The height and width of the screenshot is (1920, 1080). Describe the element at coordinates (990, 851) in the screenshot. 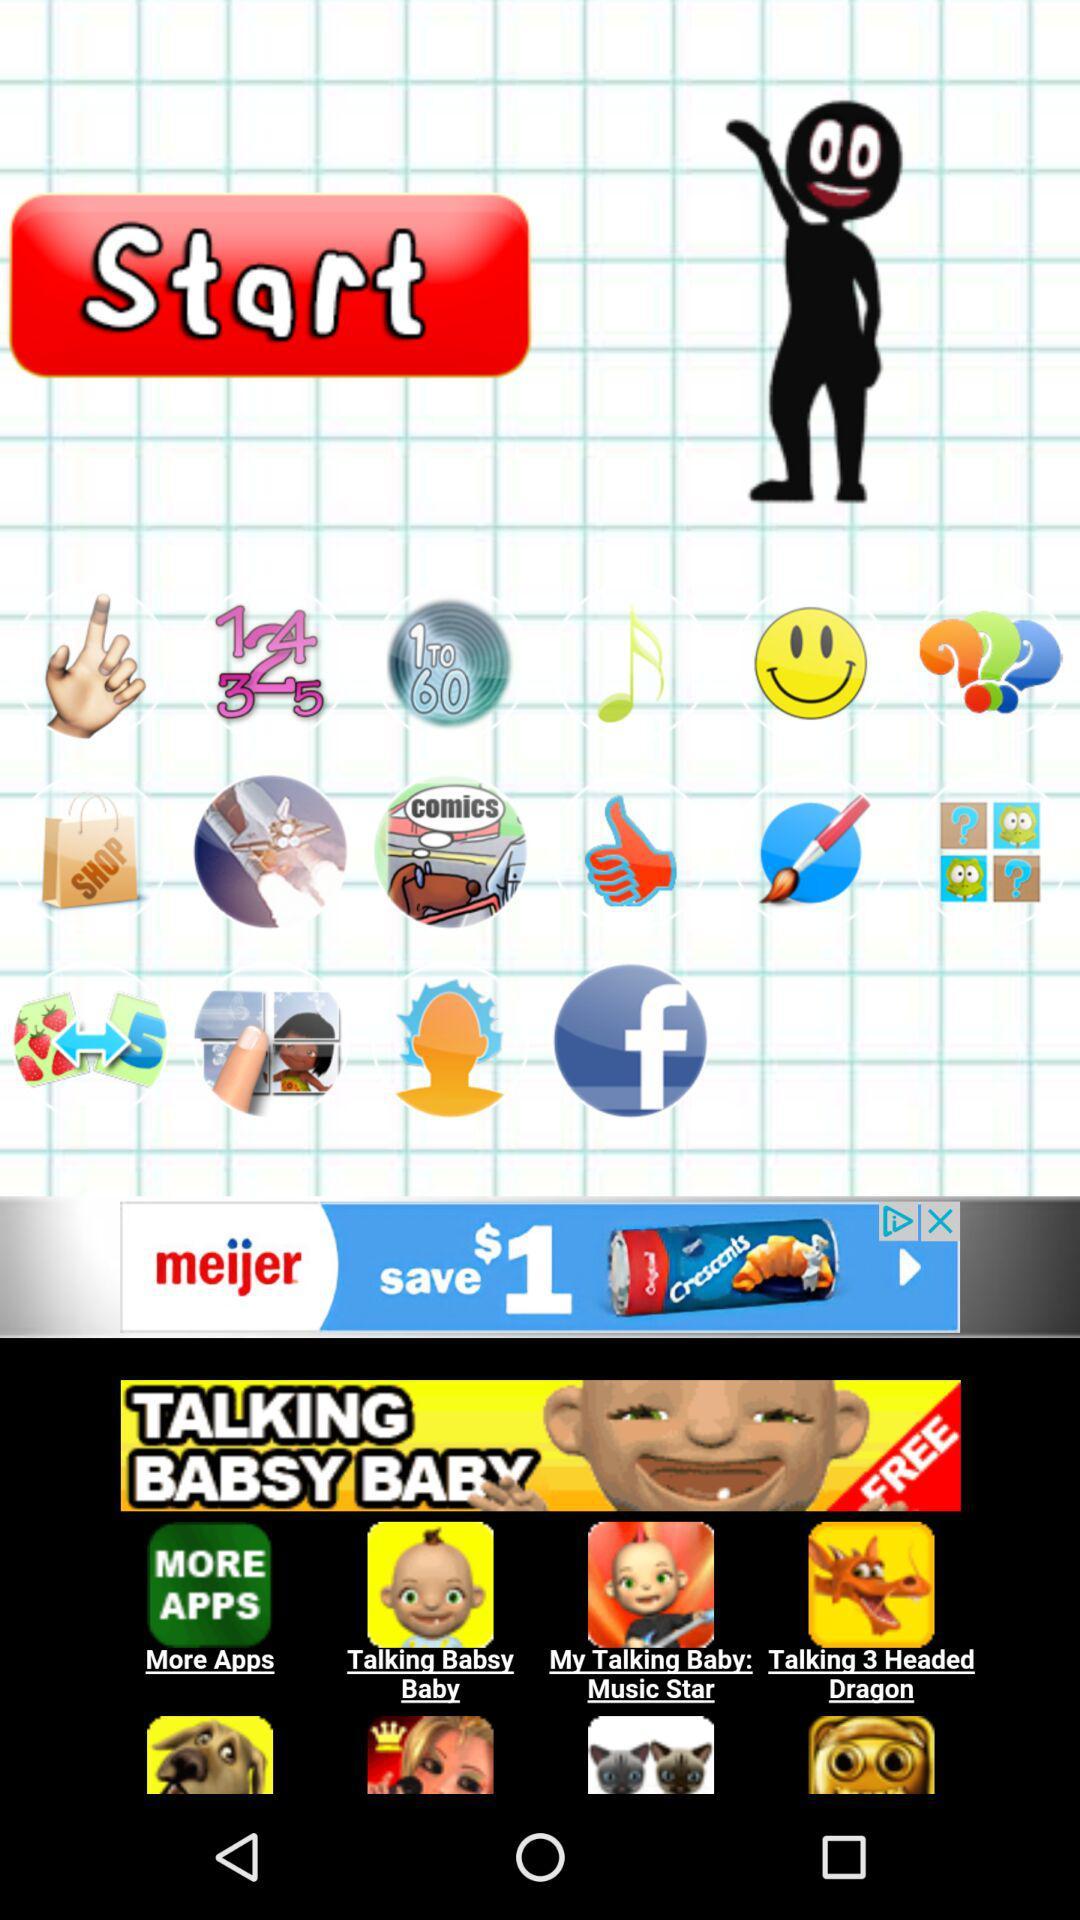

I see `open game` at that location.